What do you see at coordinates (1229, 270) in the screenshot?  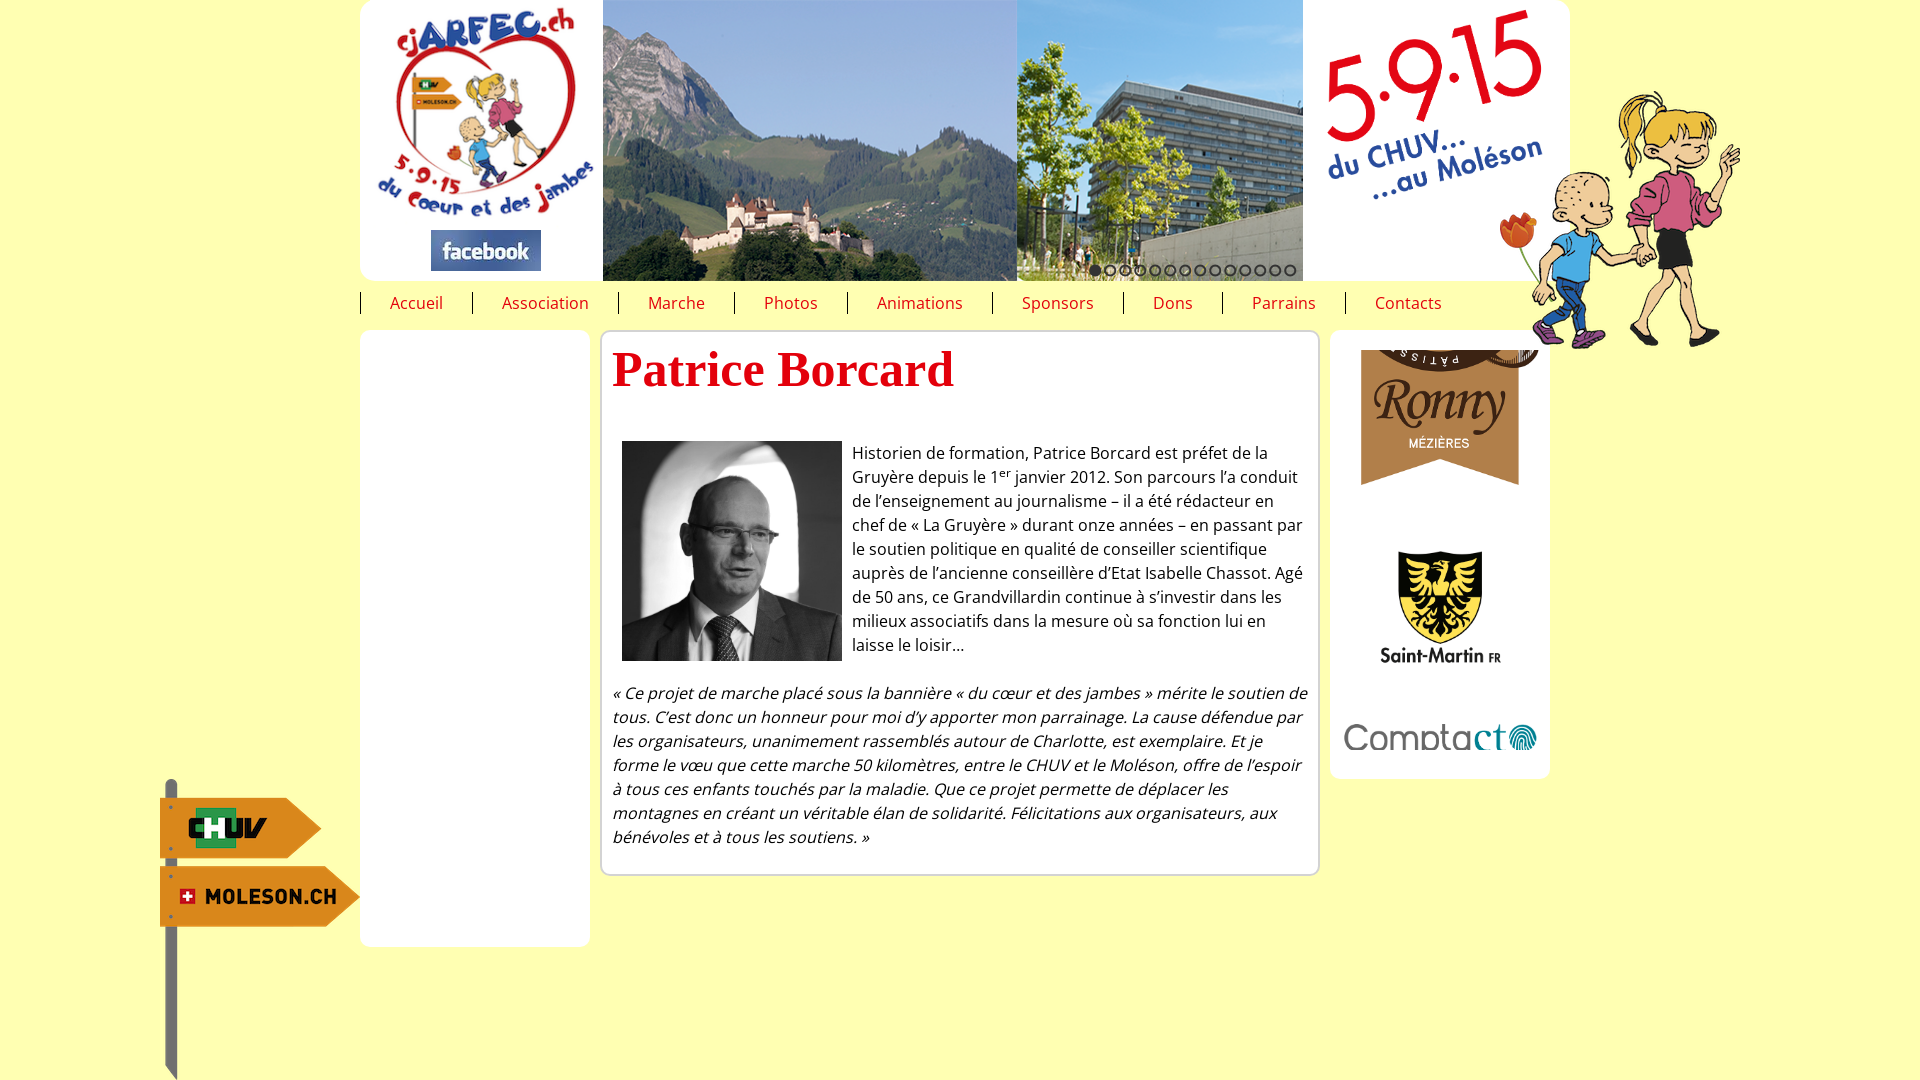 I see `'10'` at bounding box center [1229, 270].